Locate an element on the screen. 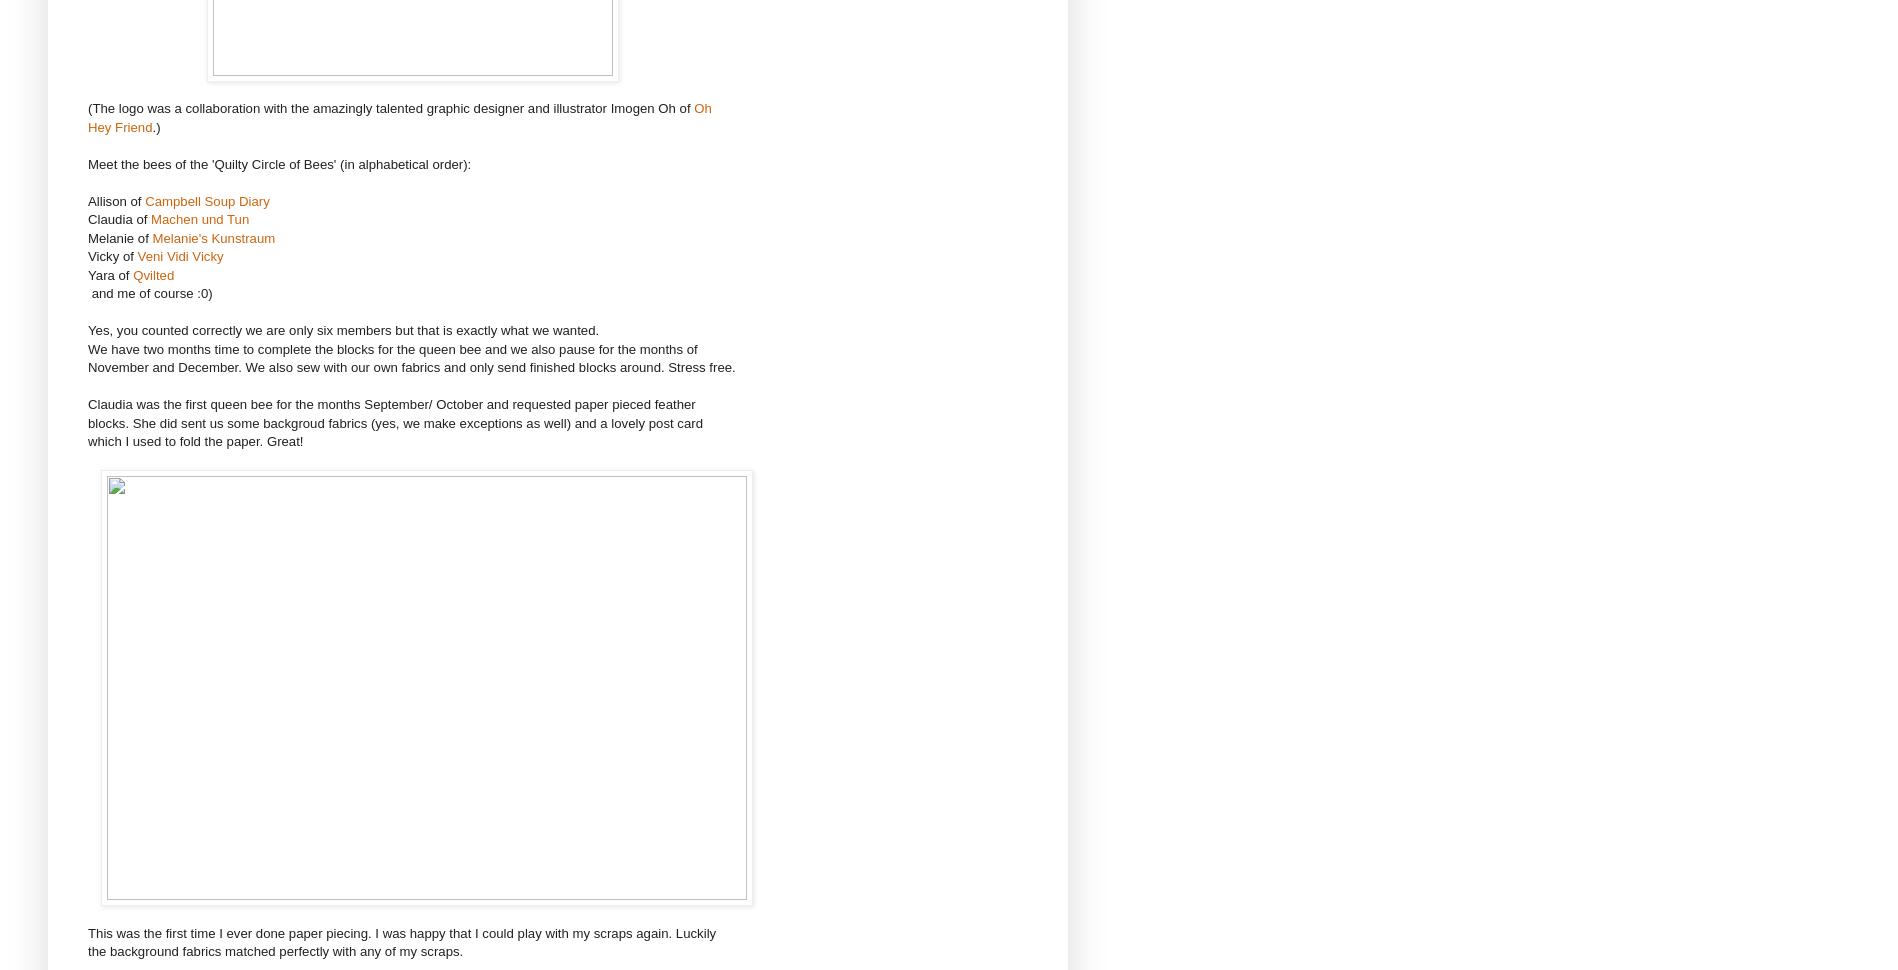  'Vicky of' is located at coordinates (112, 255).